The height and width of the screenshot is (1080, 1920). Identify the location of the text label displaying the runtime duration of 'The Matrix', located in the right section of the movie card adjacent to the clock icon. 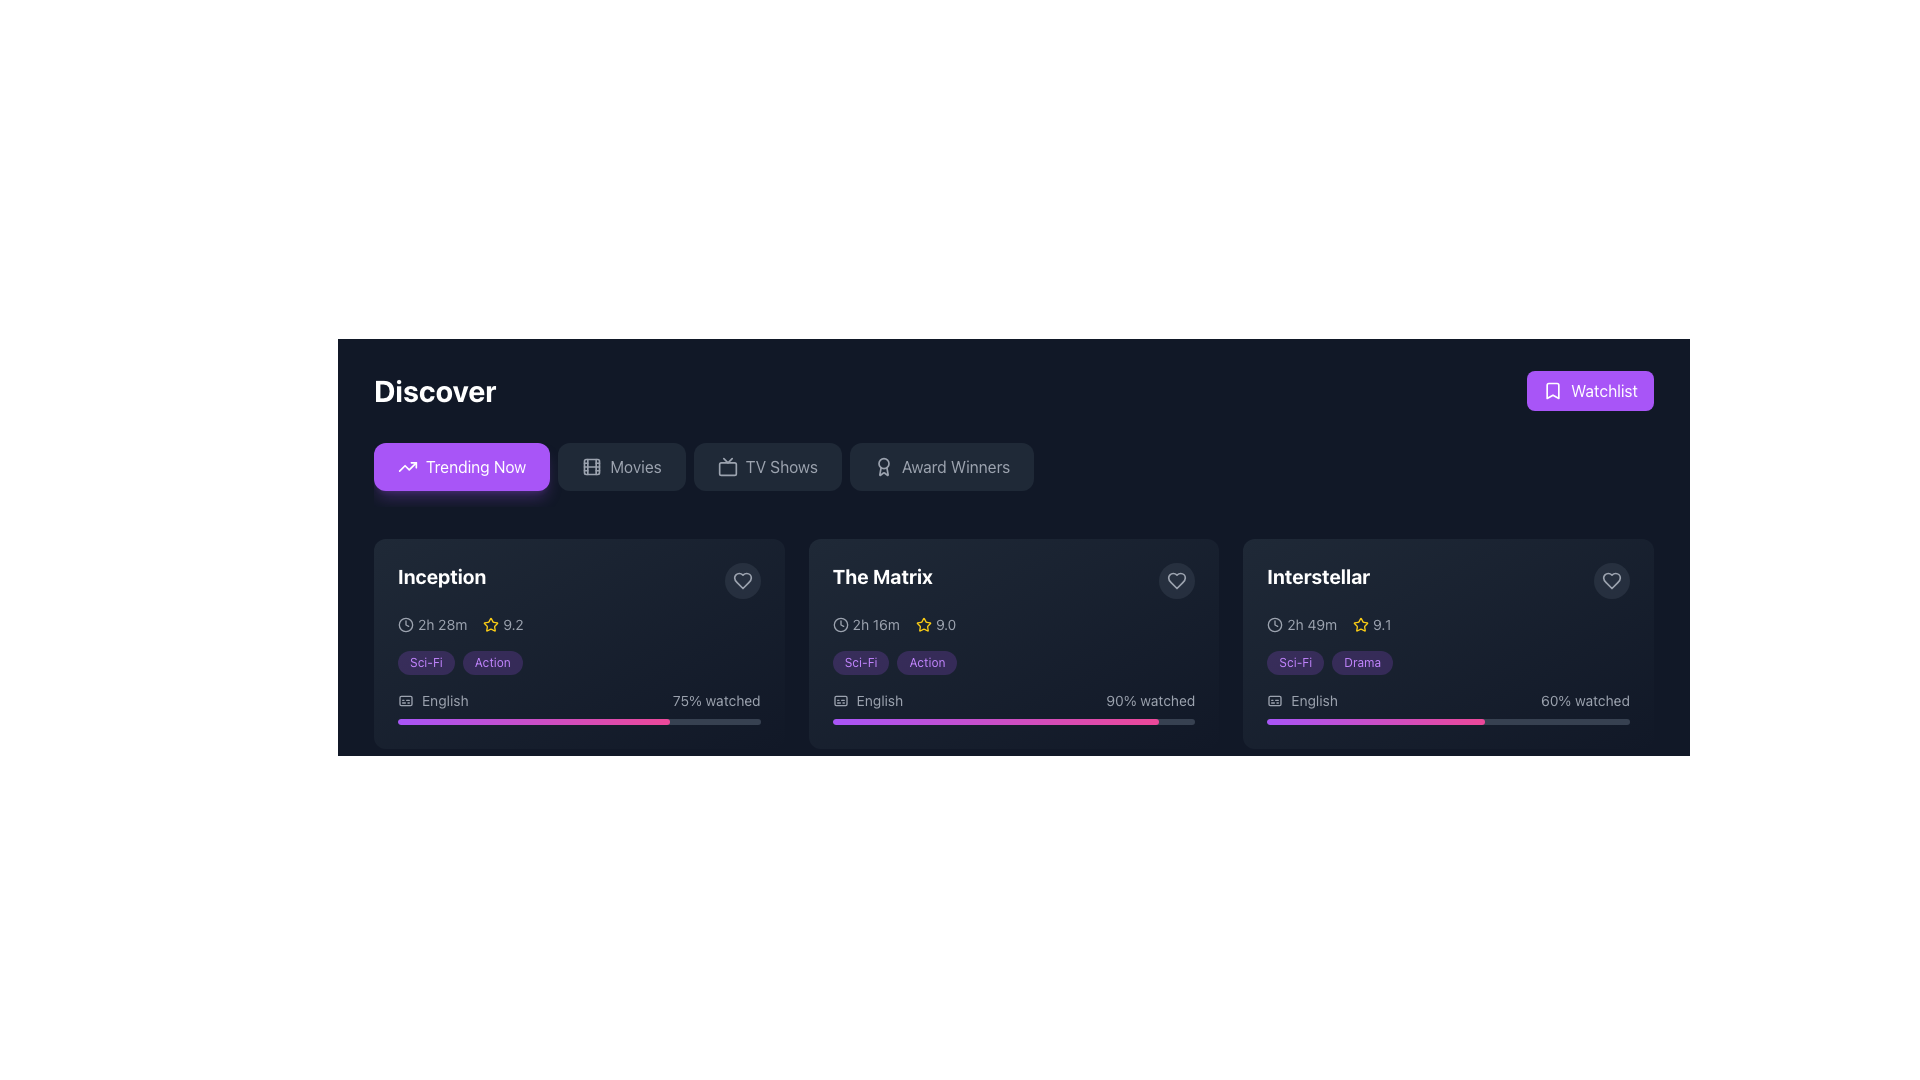
(876, 623).